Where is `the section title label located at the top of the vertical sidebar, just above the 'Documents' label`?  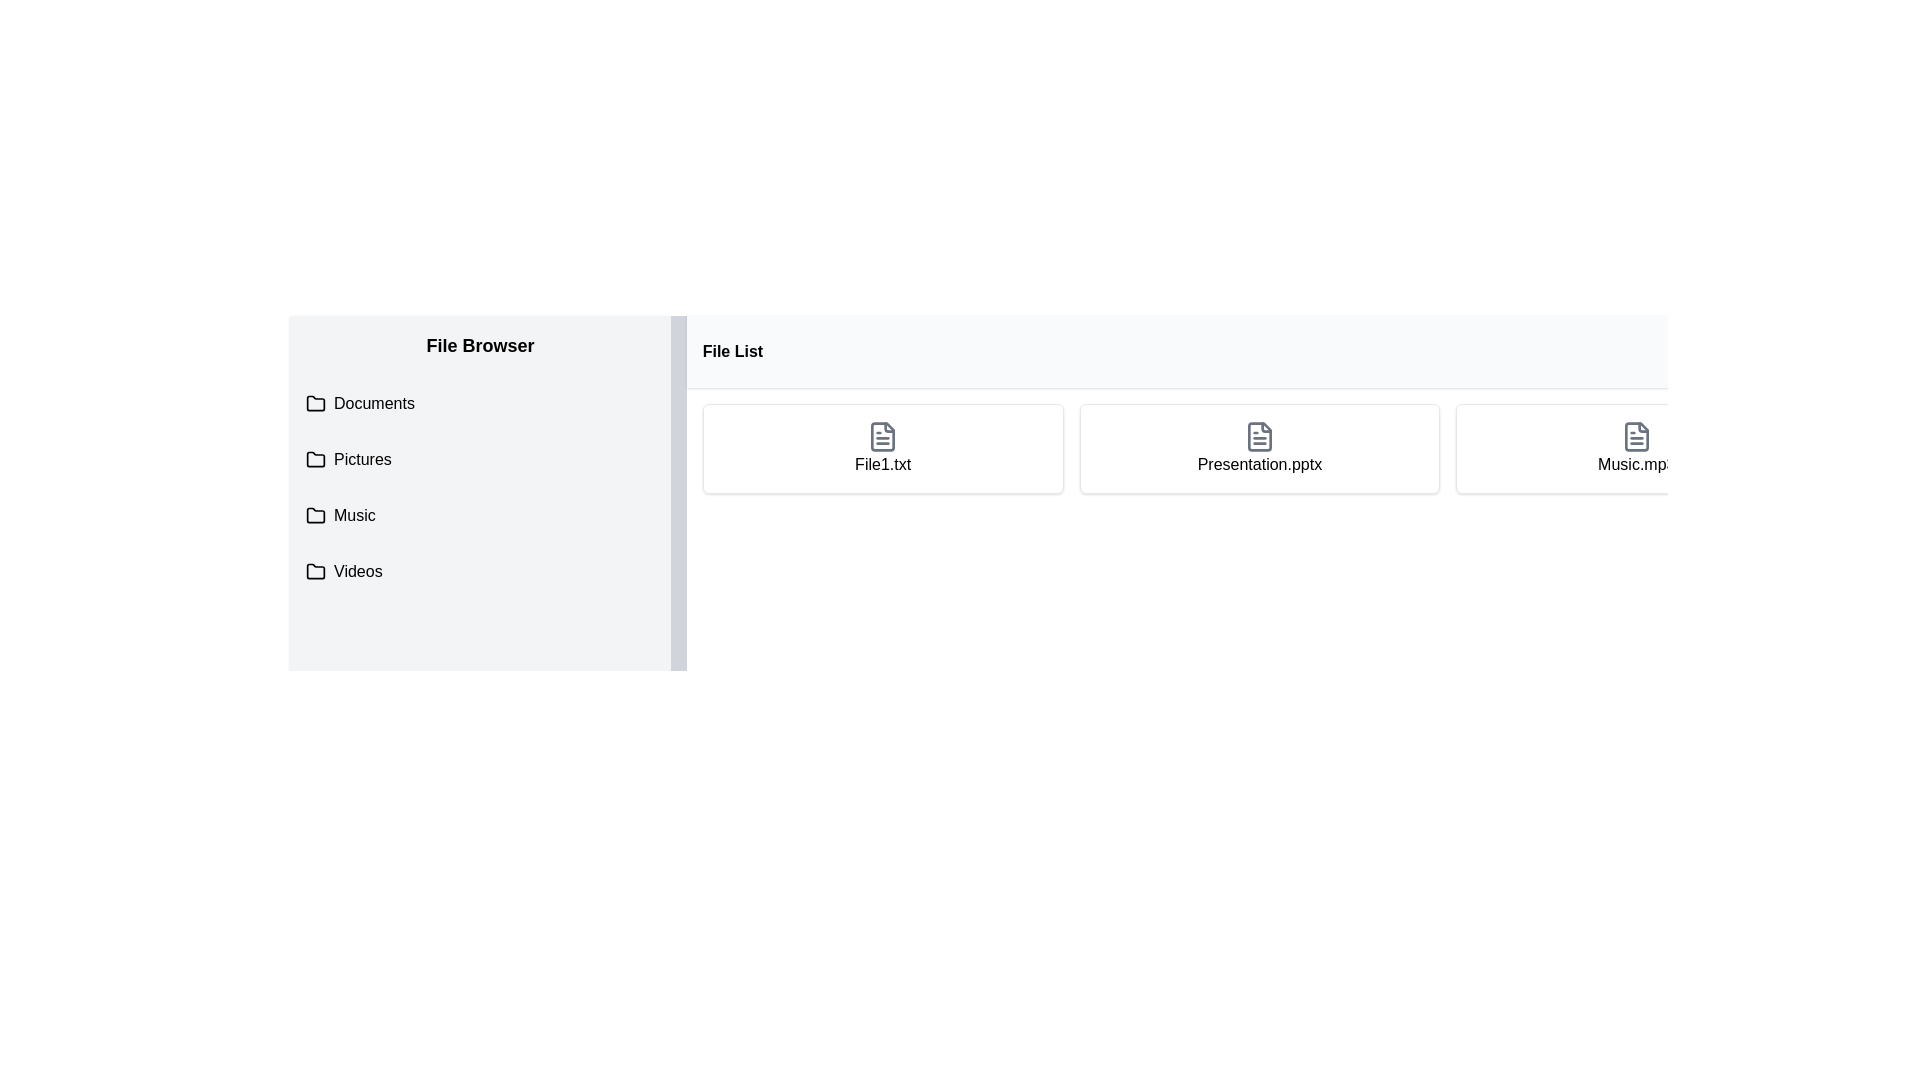 the section title label located at the top of the vertical sidebar, just above the 'Documents' label is located at coordinates (480, 345).